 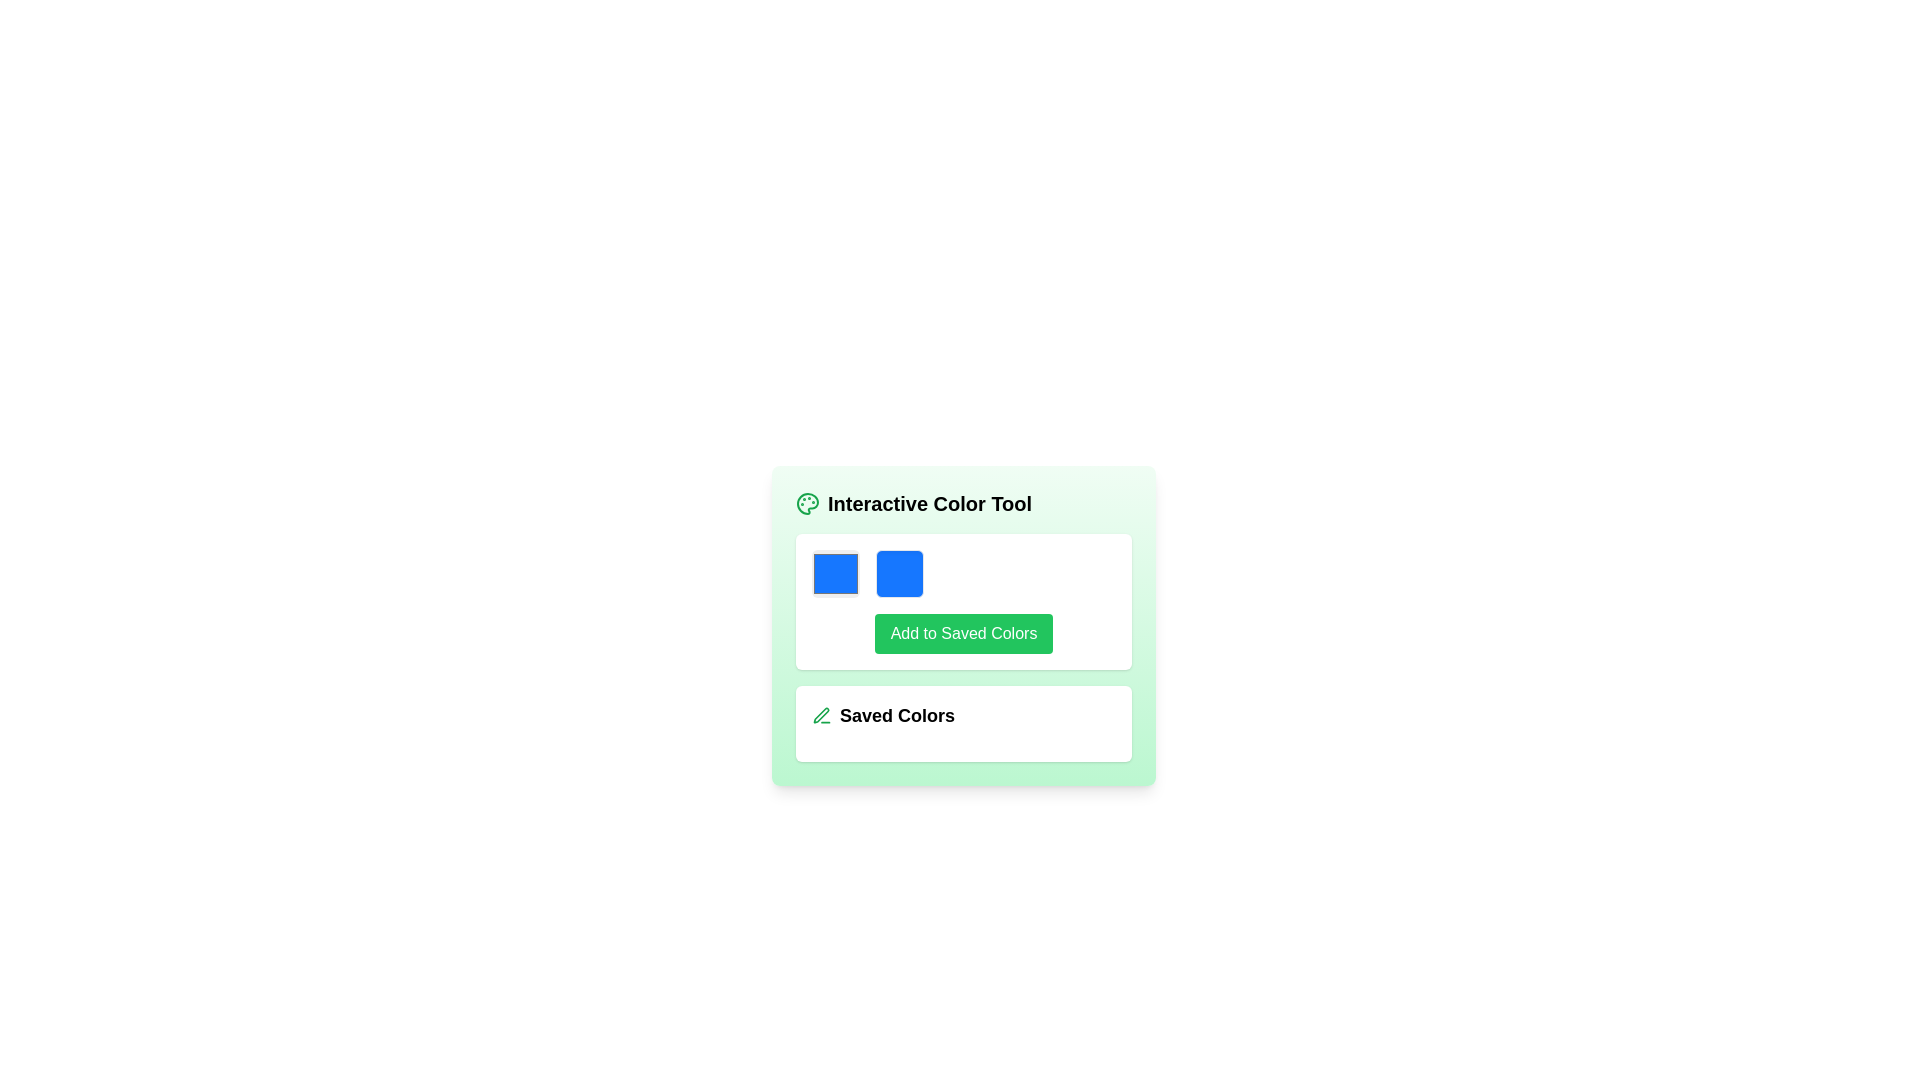 What do you see at coordinates (807, 503) in the screenshot?
I see `the painter's palette icon, which is the first visual element in the 'Interactive Color Tool' title section located at the top-left of the component` at bounding box center [807, 503].